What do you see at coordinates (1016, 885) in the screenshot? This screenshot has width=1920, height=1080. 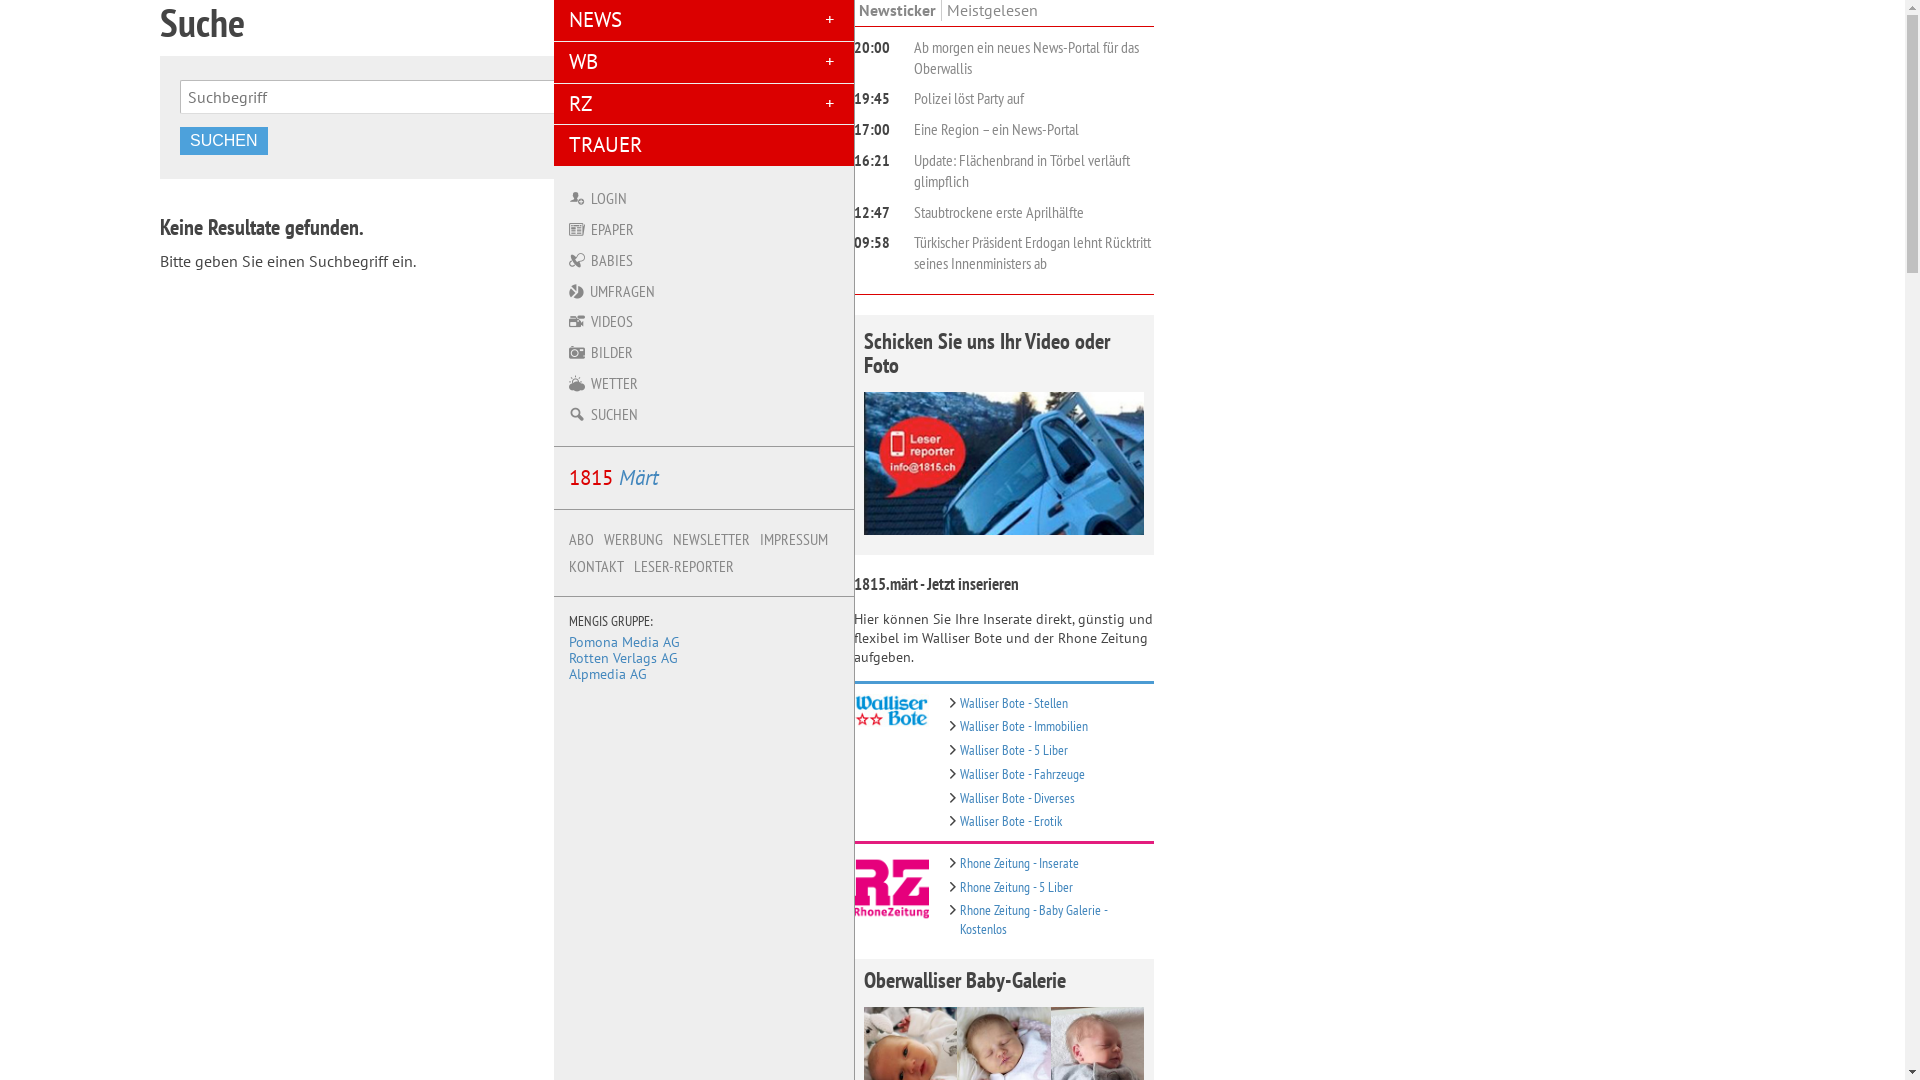 I see `'Rhone Zeitung - 5 Liber'` at bounding box center [1016, 885].